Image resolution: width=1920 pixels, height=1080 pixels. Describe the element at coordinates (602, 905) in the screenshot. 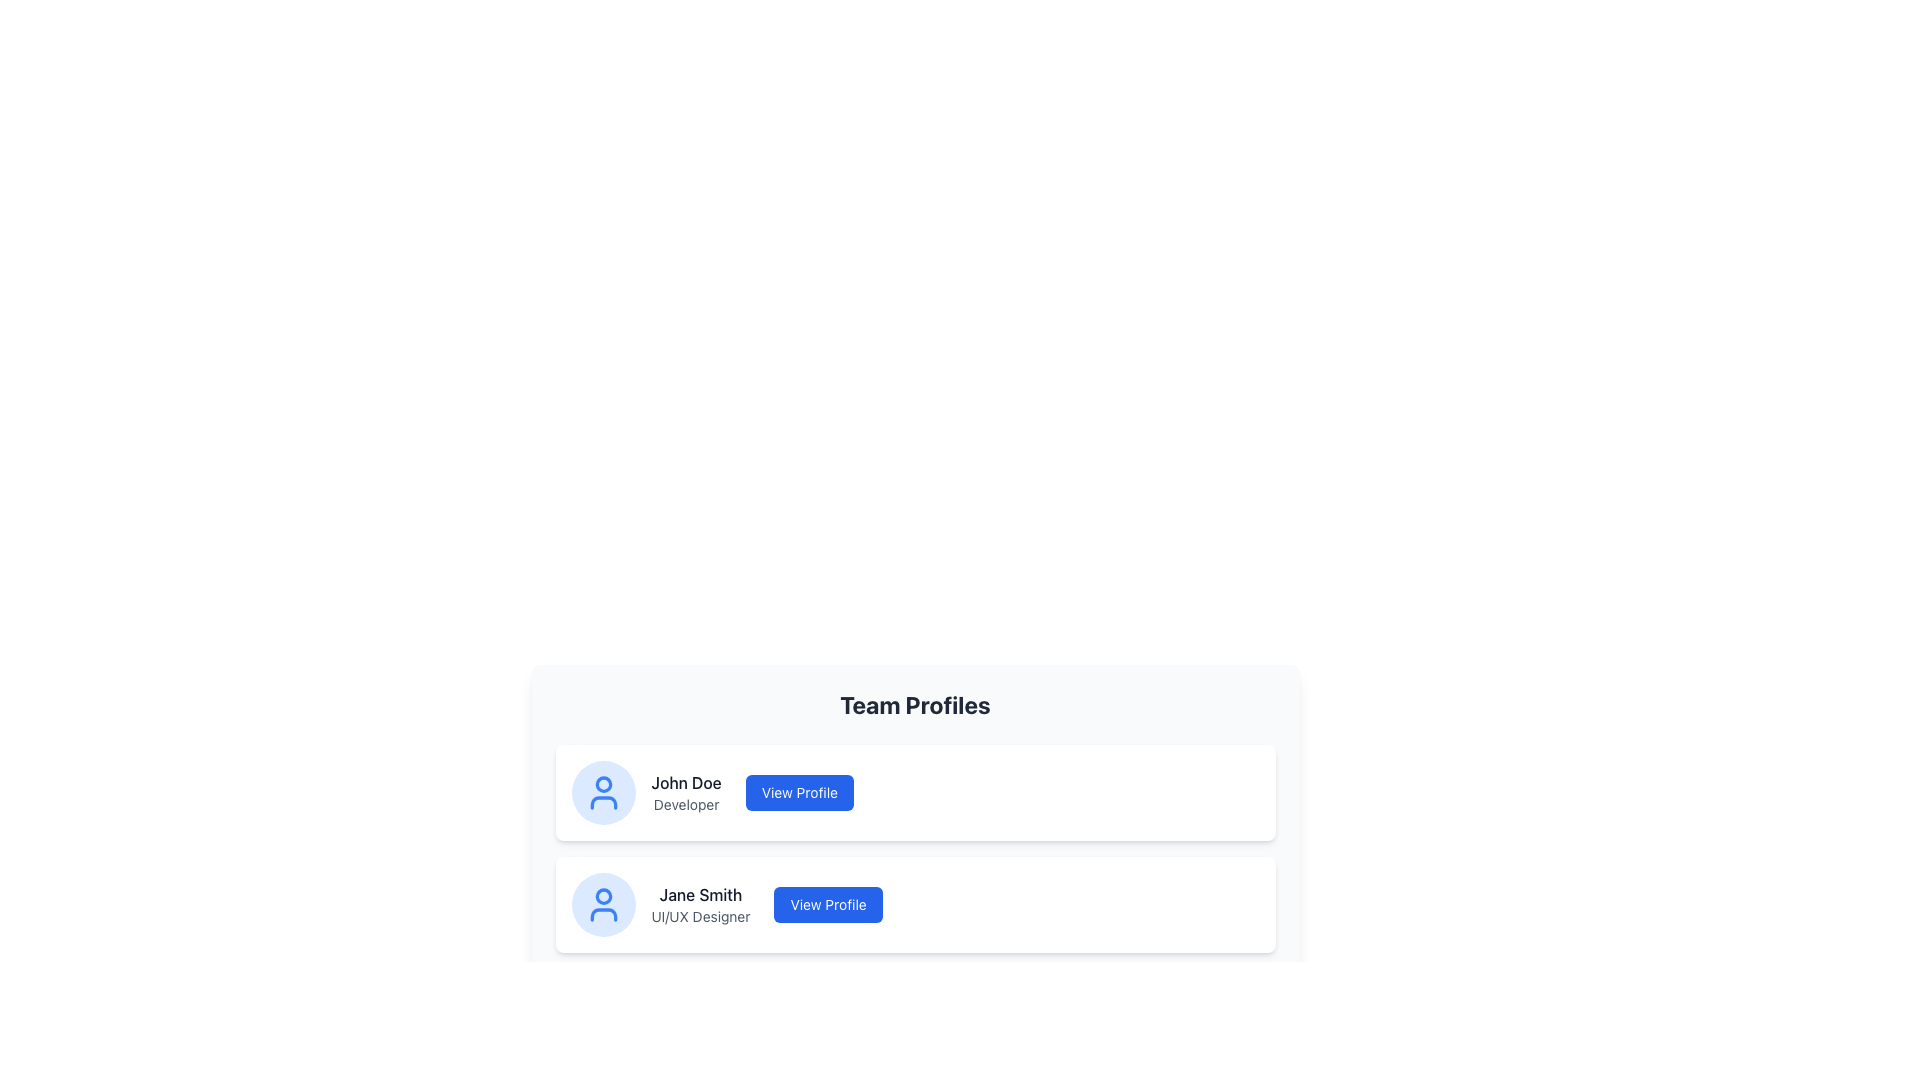

I see `user profile icon representing 'Jane Smith' located in the lower profile card on the left side` at that location.